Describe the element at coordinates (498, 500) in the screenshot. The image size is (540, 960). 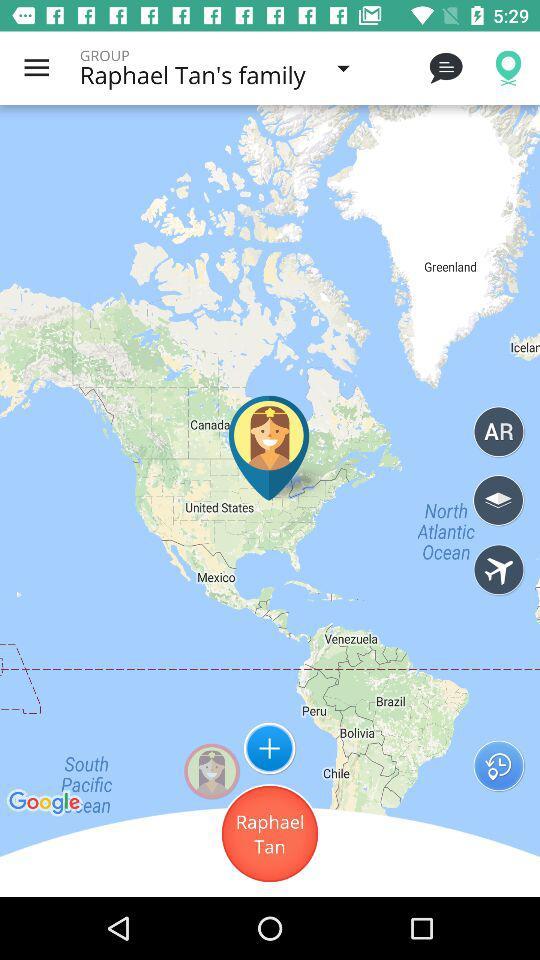
I see `the icon below ar` at that location.